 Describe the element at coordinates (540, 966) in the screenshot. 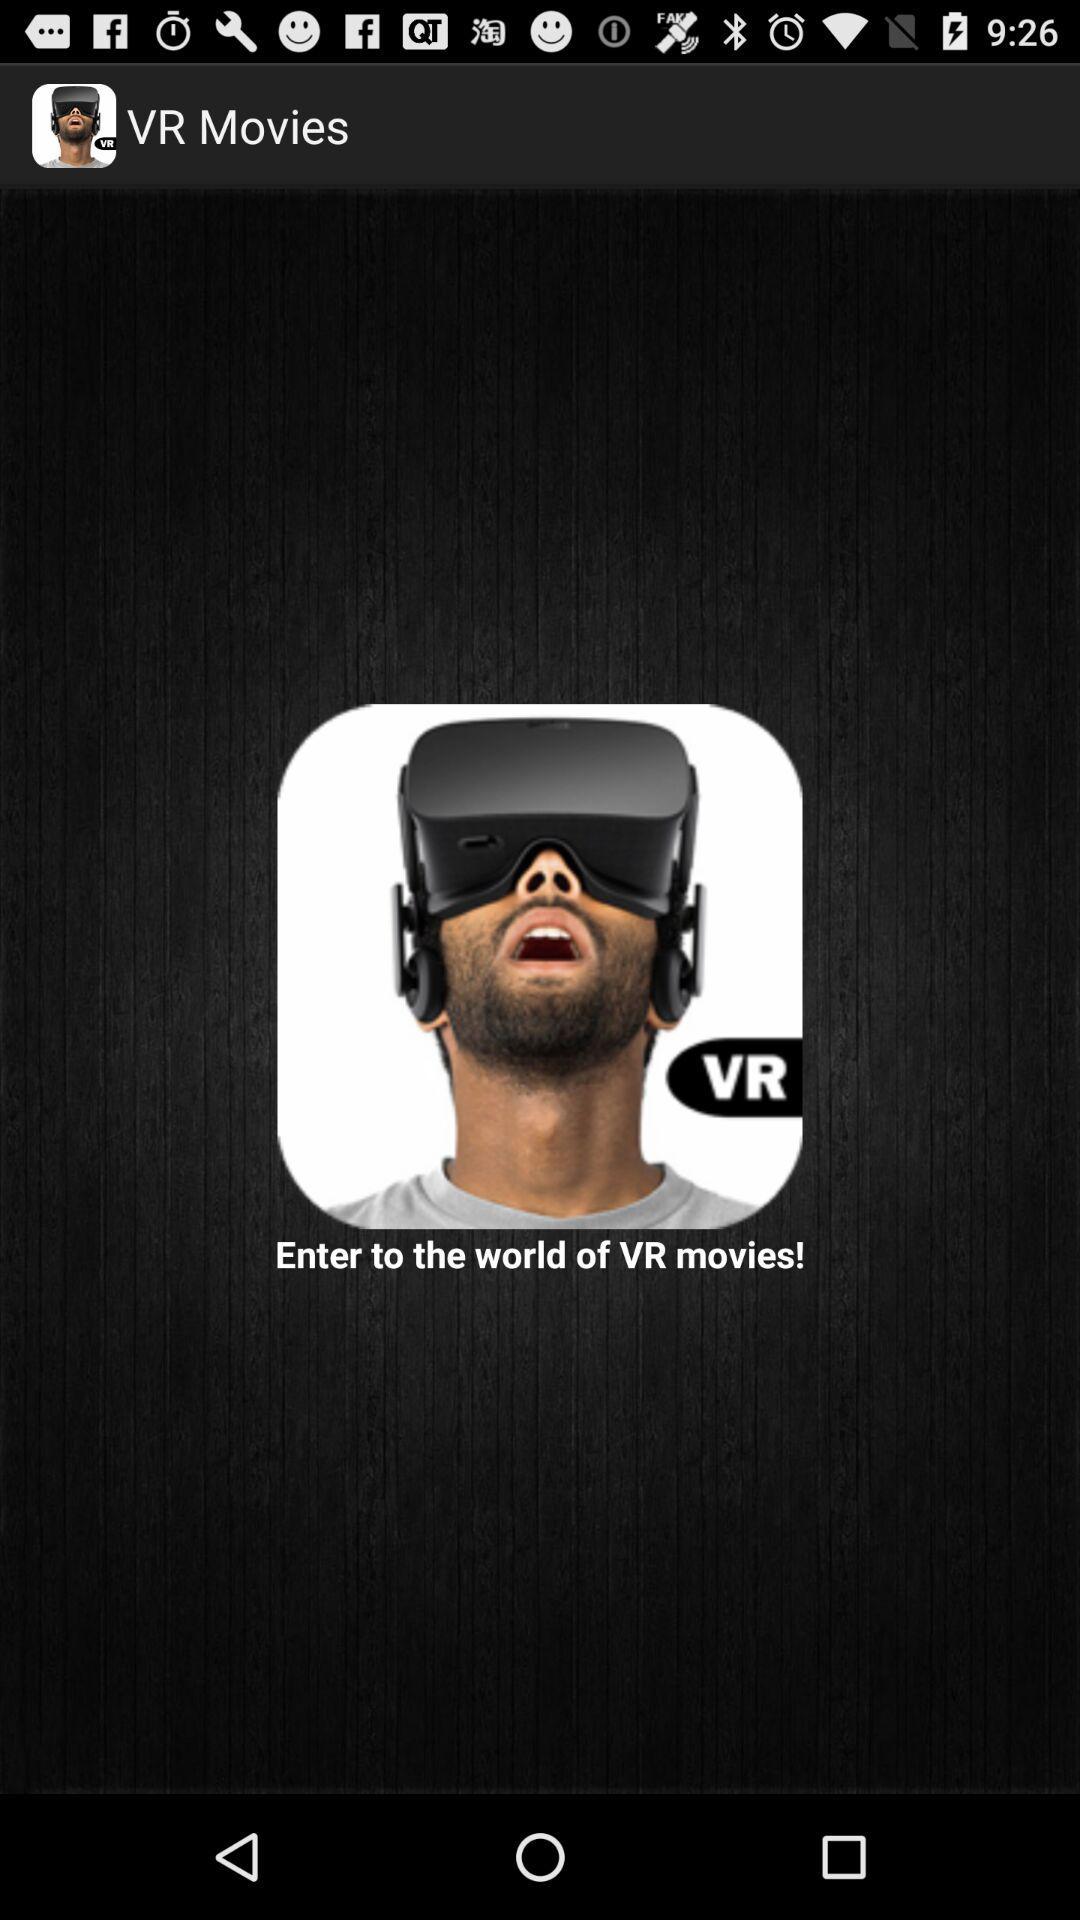

I see `the app above the enter to the app` at that location.